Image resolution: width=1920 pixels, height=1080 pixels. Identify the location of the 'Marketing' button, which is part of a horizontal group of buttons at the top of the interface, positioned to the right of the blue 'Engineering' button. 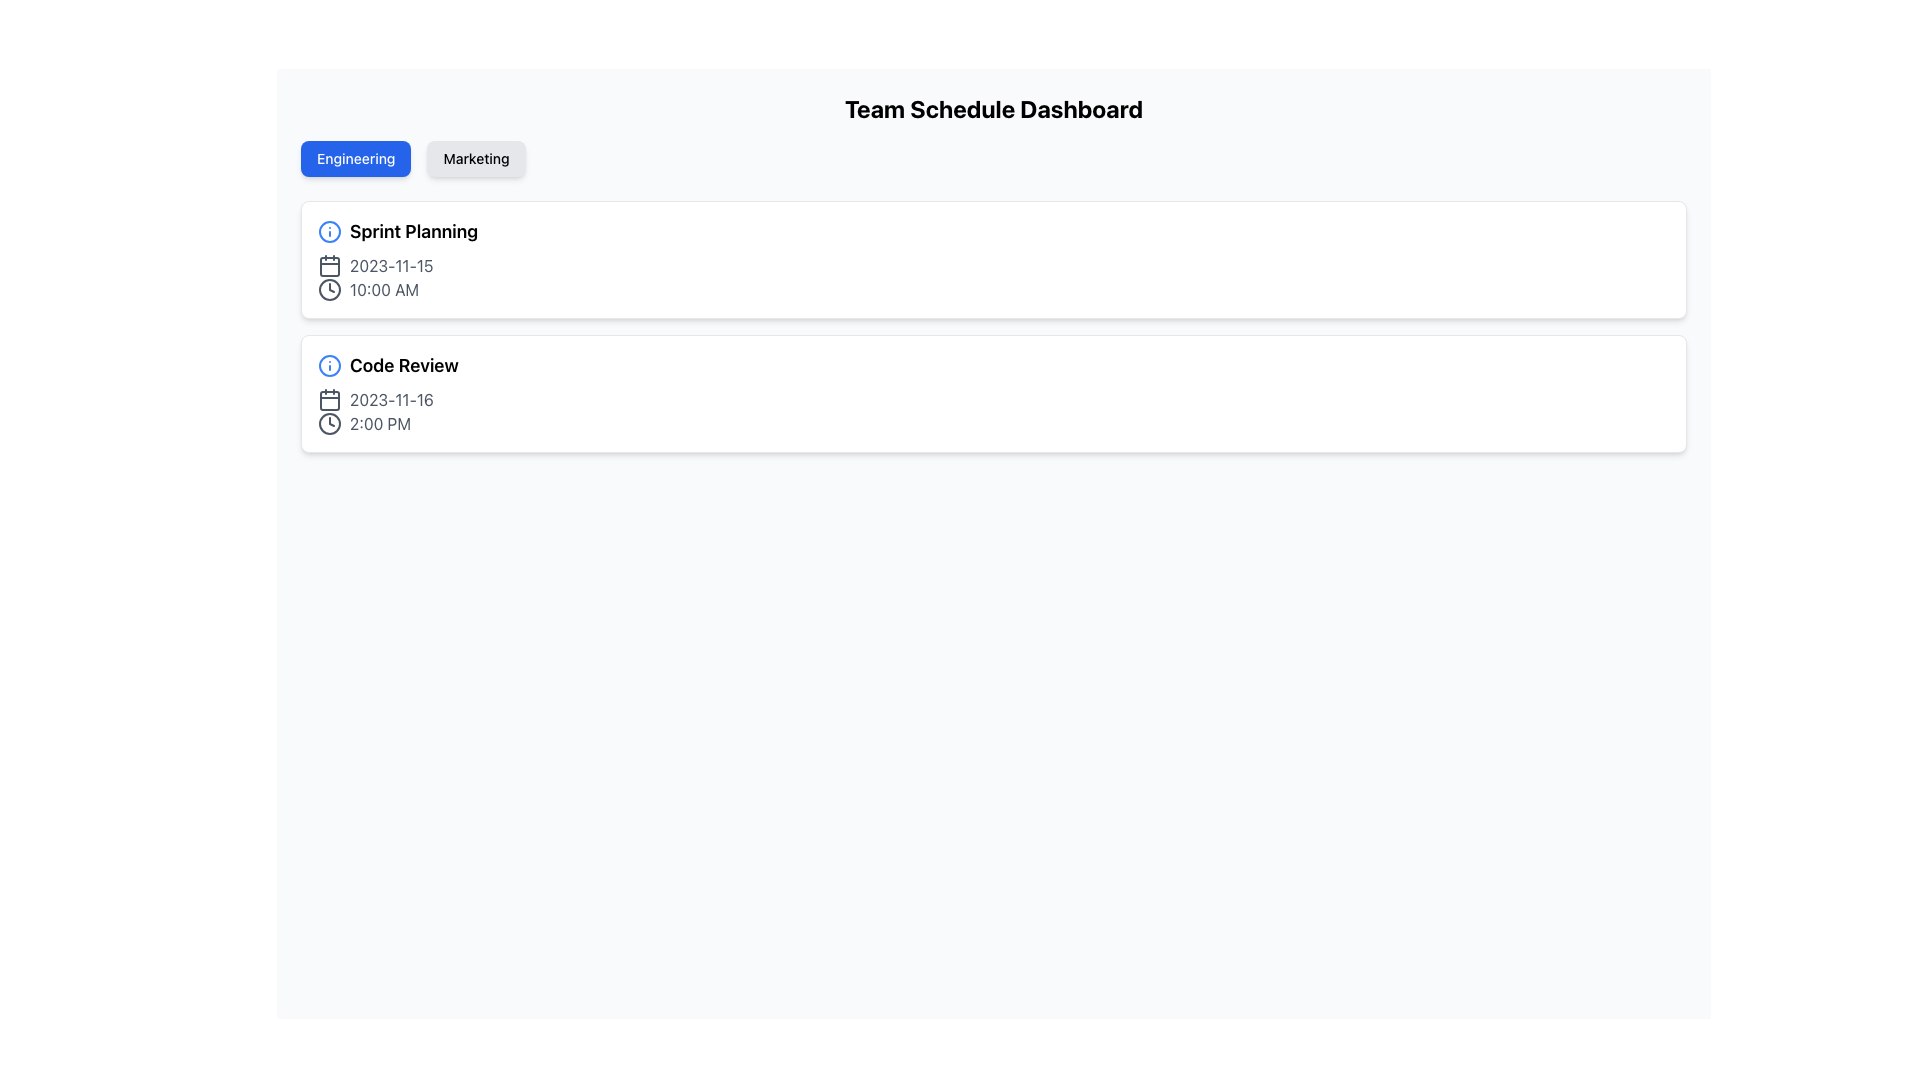
(475, 157).